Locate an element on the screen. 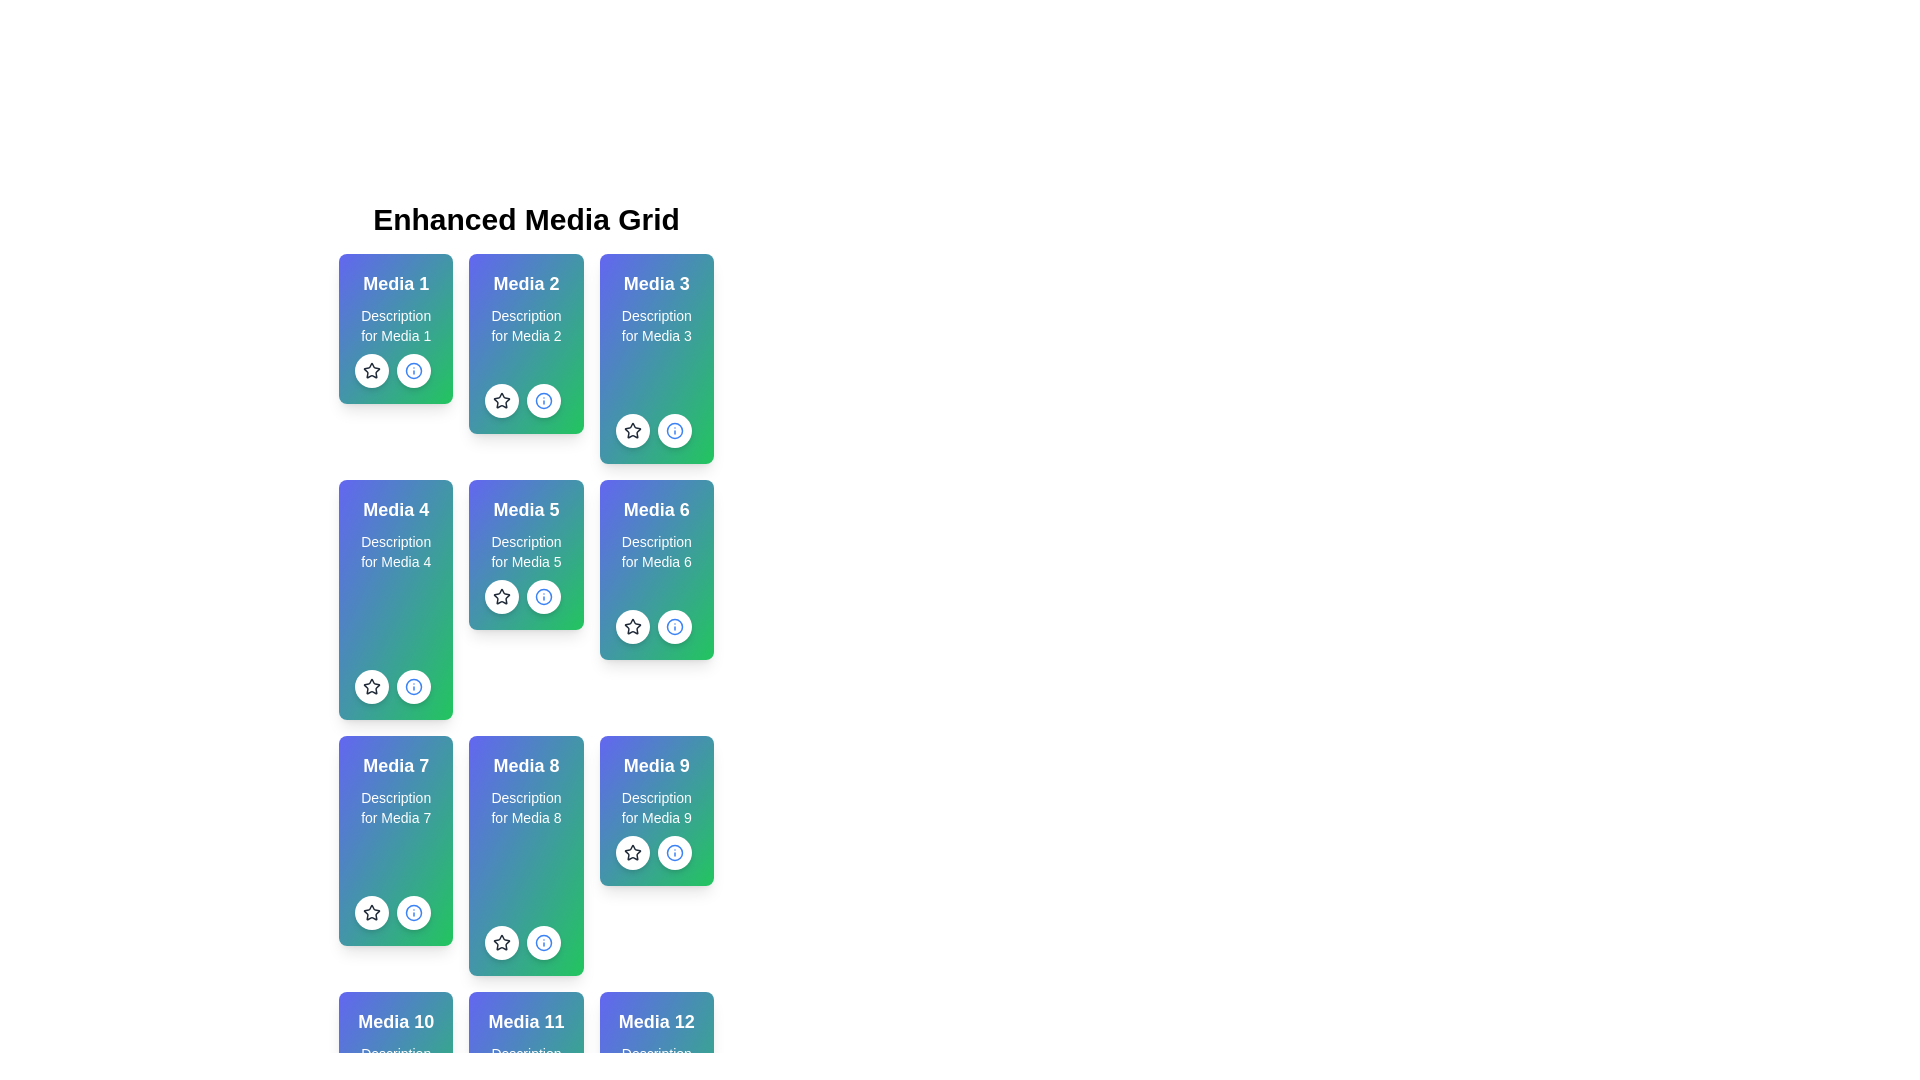 This screenshot has width=1920, height=1080. the information icon button located in the group of two buttons inside the 'Media 3' card to get more information is located at coordinates (653, 430).